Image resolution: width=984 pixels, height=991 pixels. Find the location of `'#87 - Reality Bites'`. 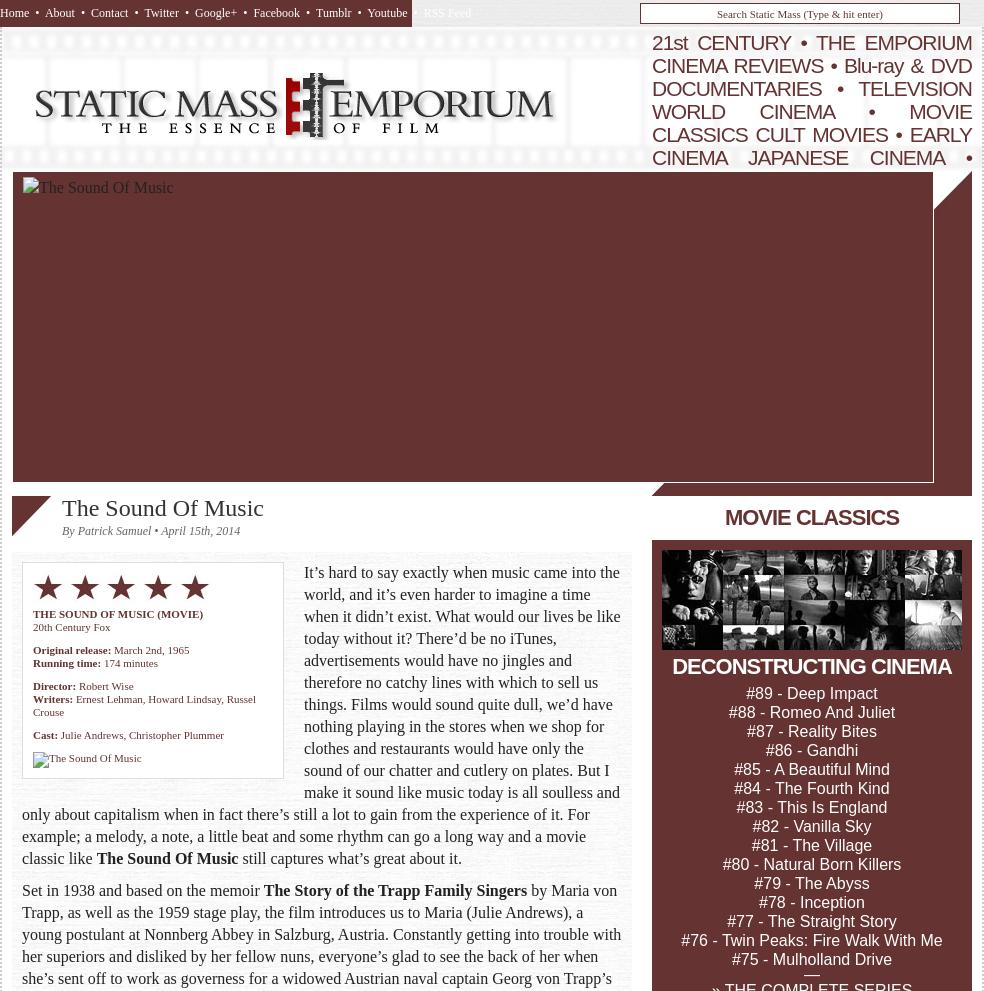

'#87 - Reality Bites' is located at coordinates (810, 730).